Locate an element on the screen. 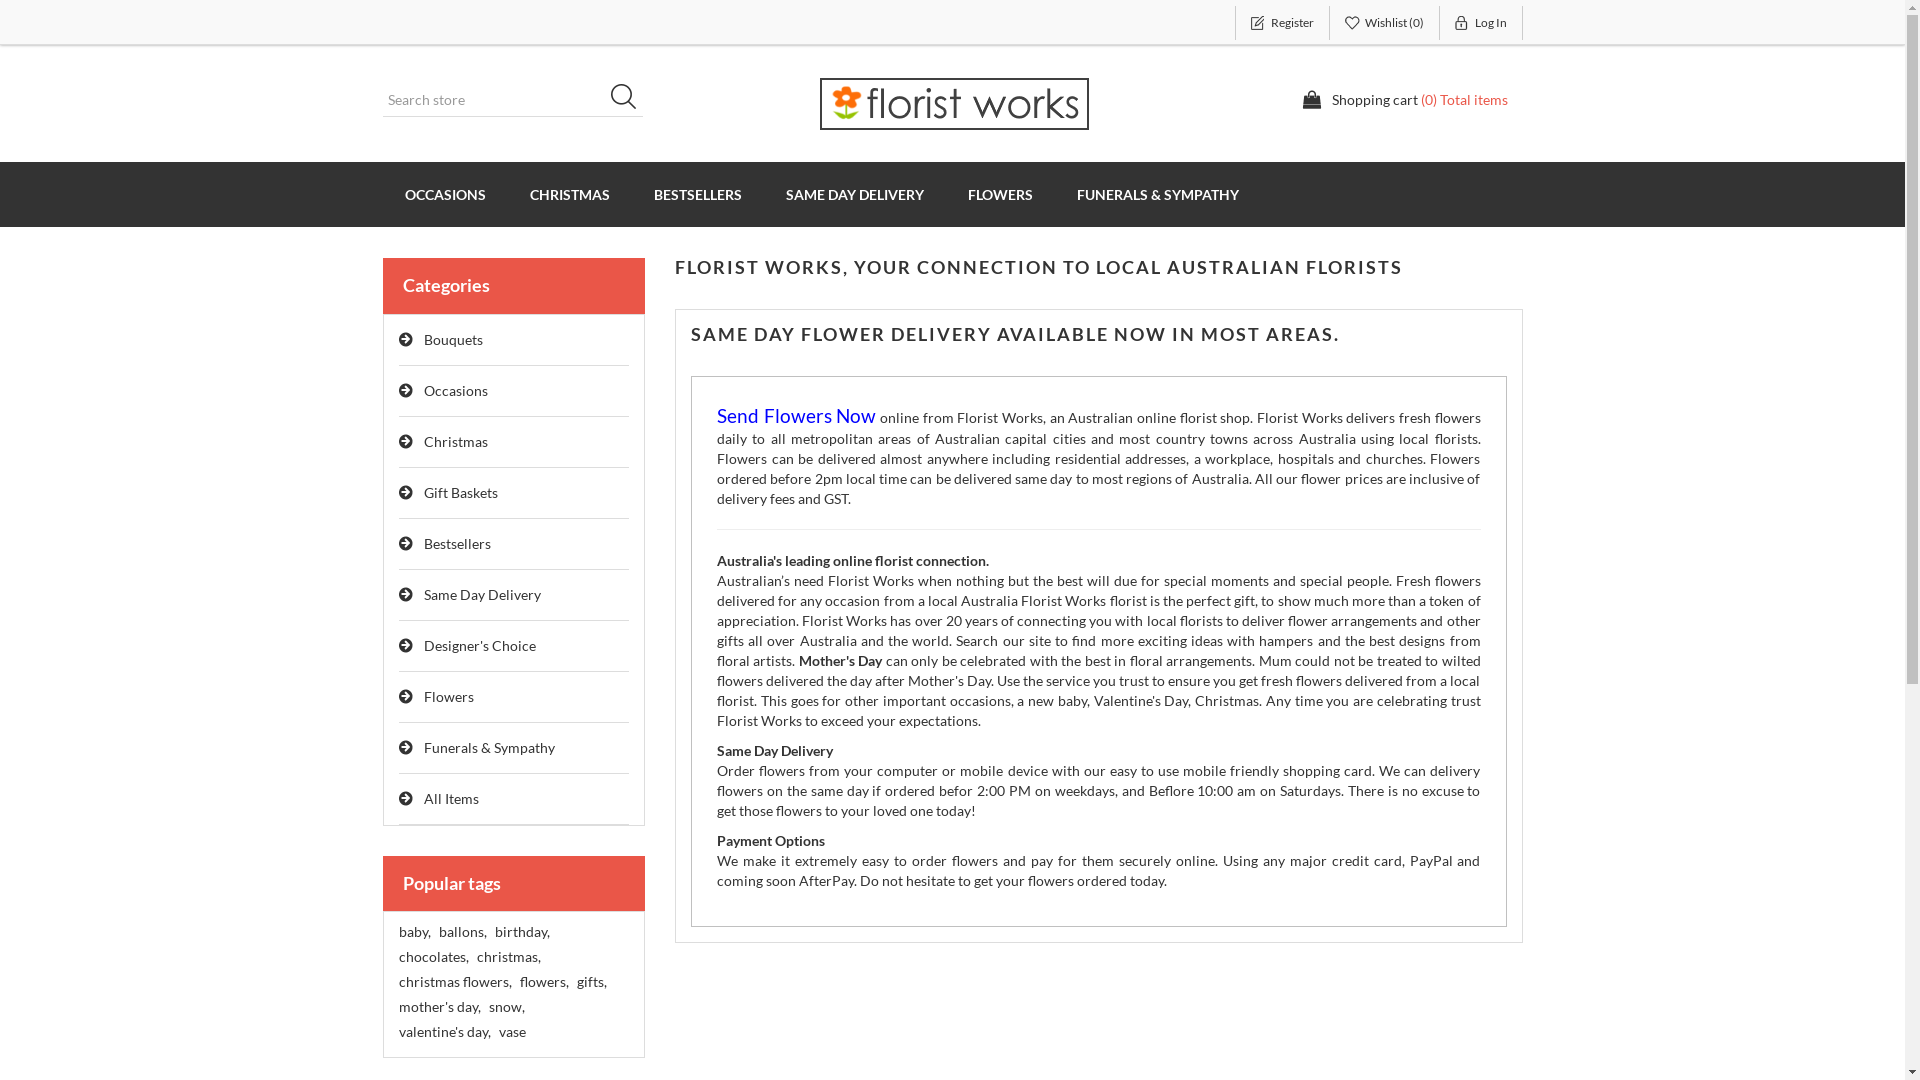 Image resolution: width=1920 pixels, height=1080 pixels. 'flowers,' is located at coordinates (544, 981).